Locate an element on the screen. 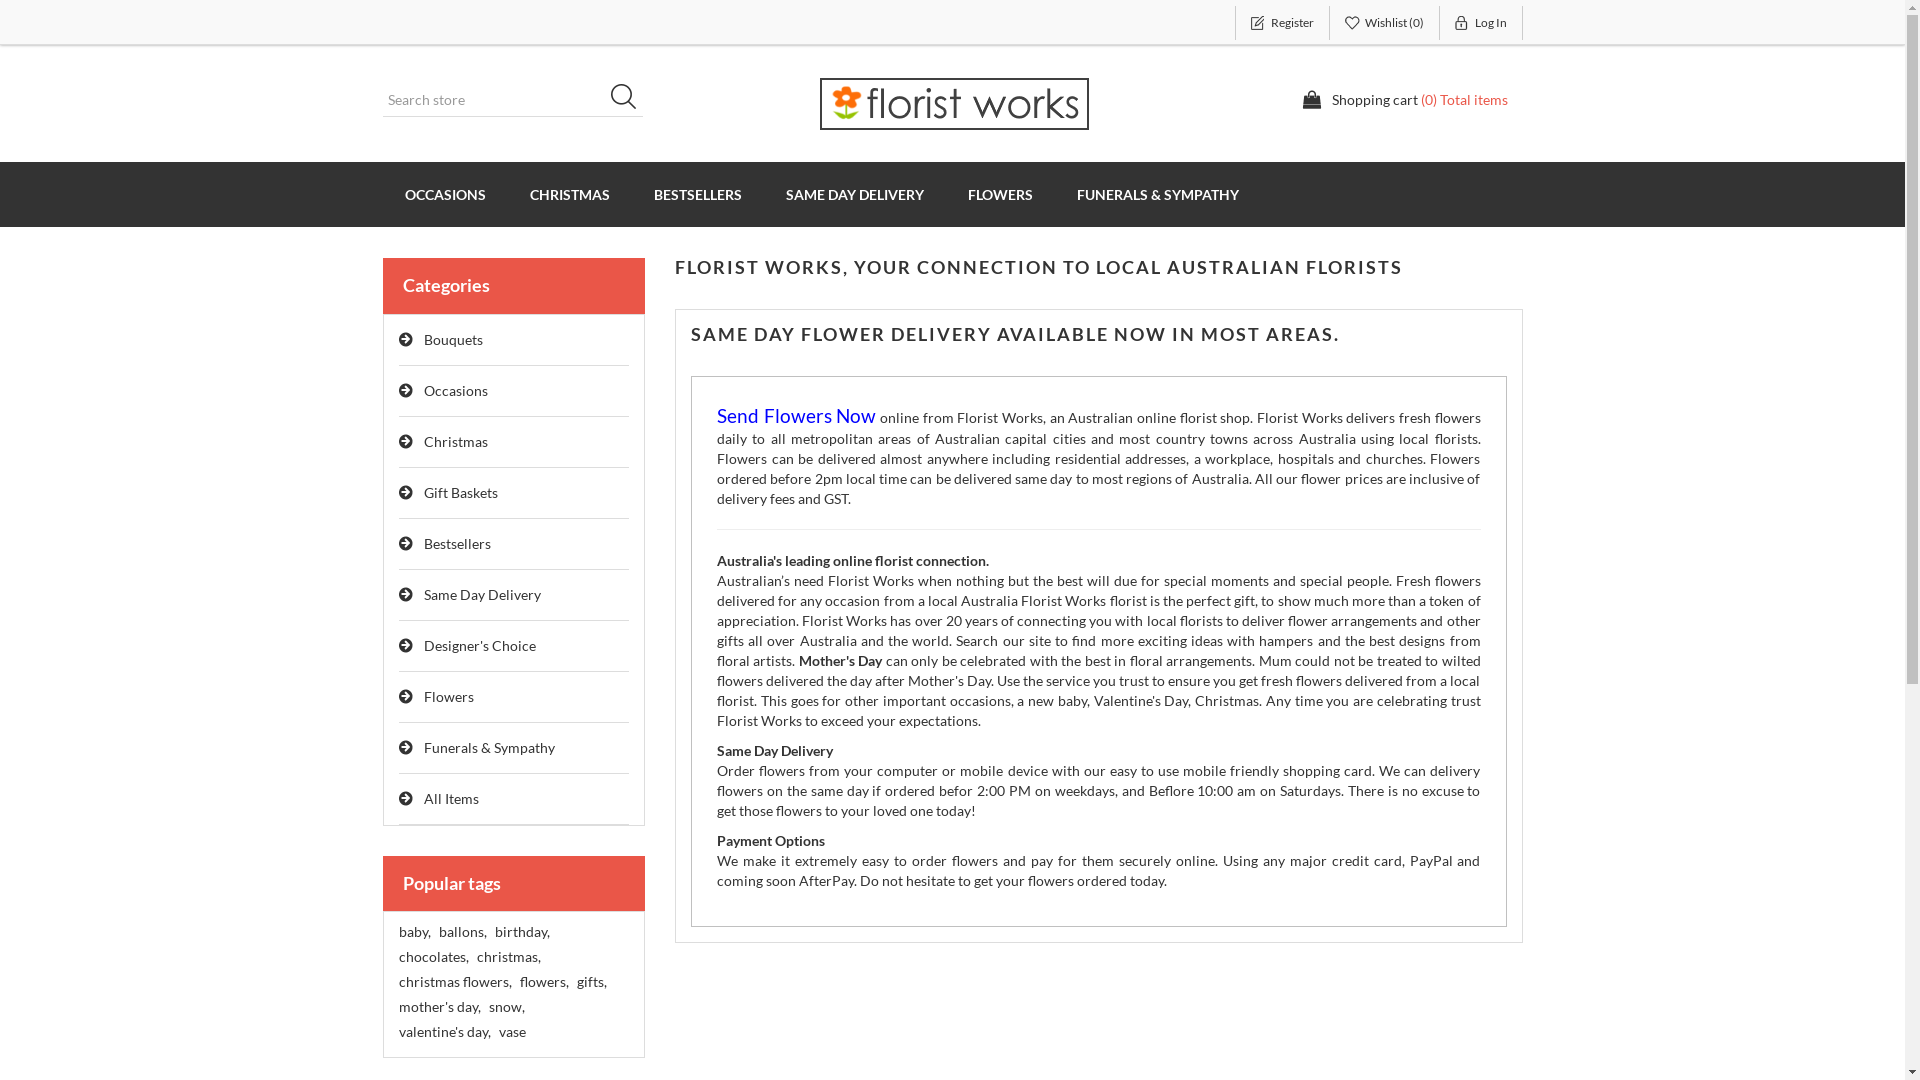 Image resolution: width=1920 pixels, height=1080 pixels. 'flowers,' is located at coordinates (544, 981).